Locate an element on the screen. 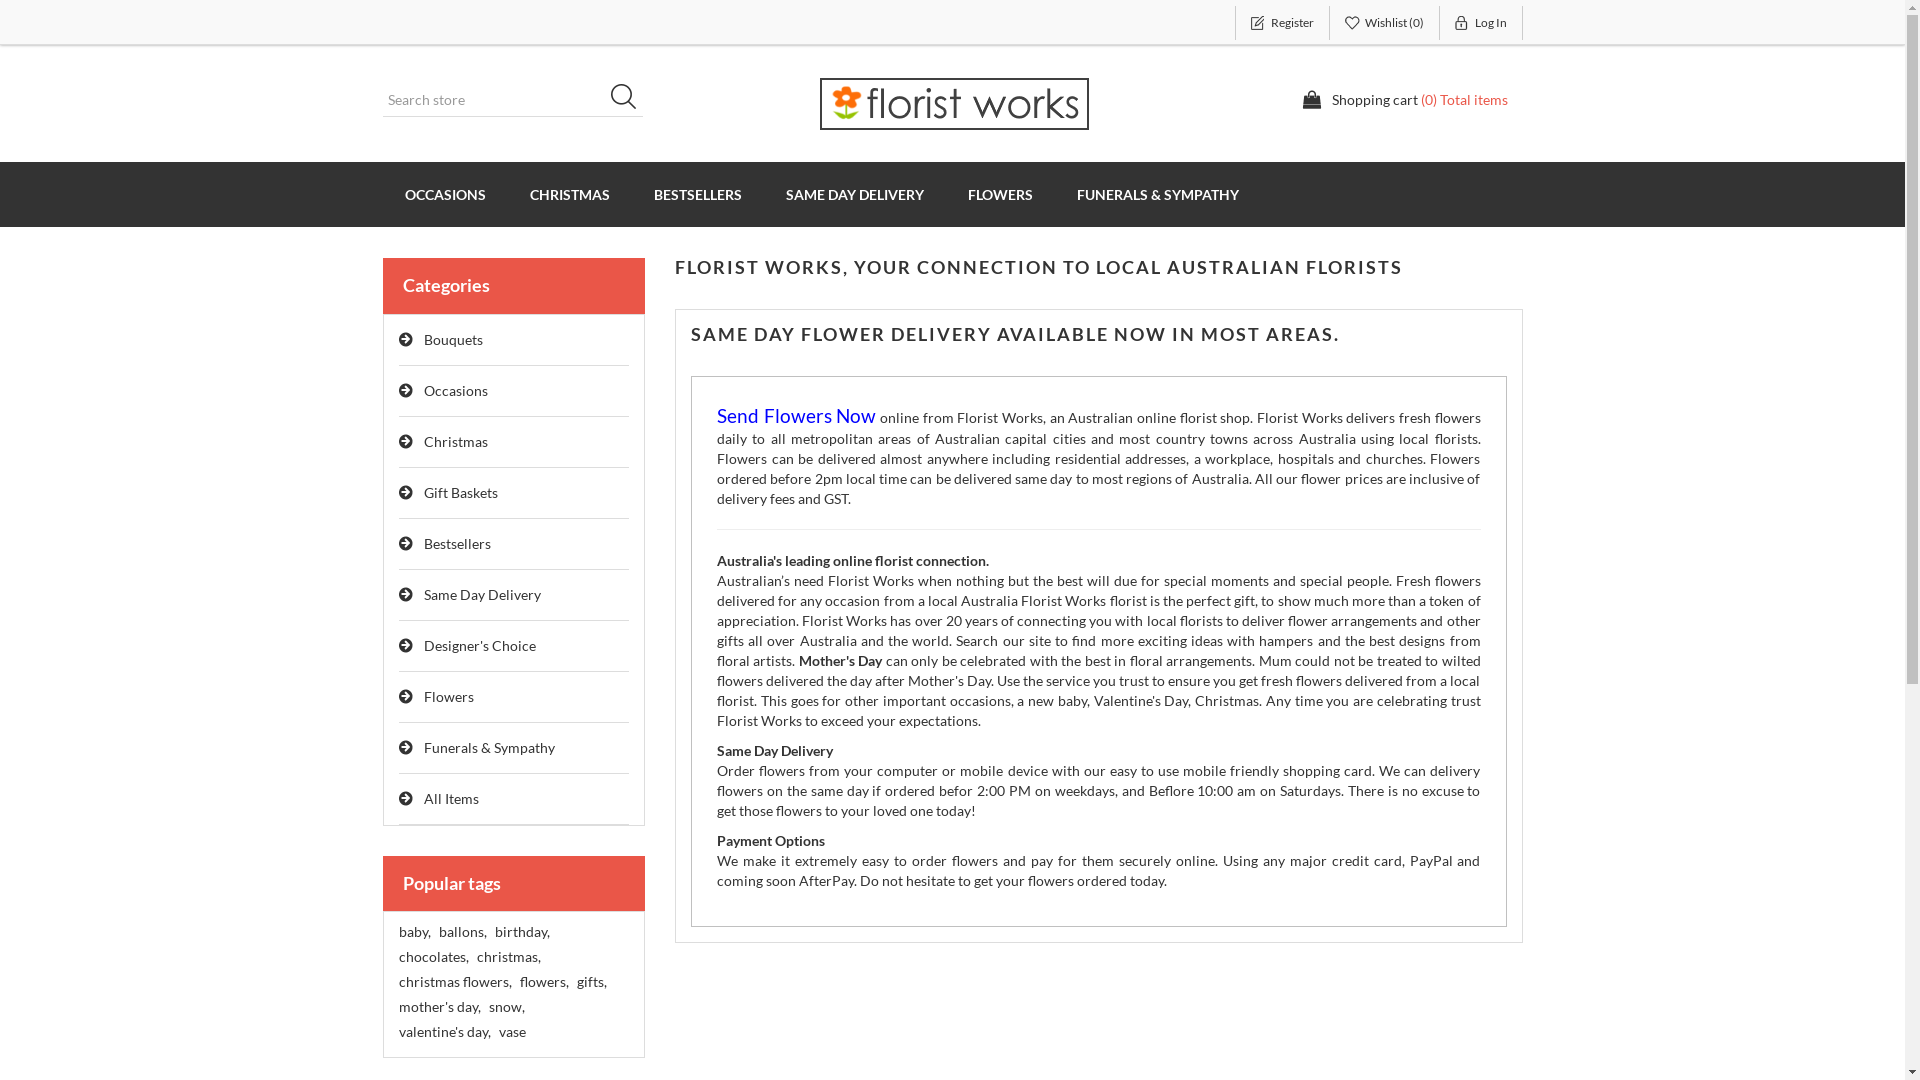 Image resolution: width=1920 pixels, height=1080 pixels. 'flowers,' is located at coordinates (544, 981).